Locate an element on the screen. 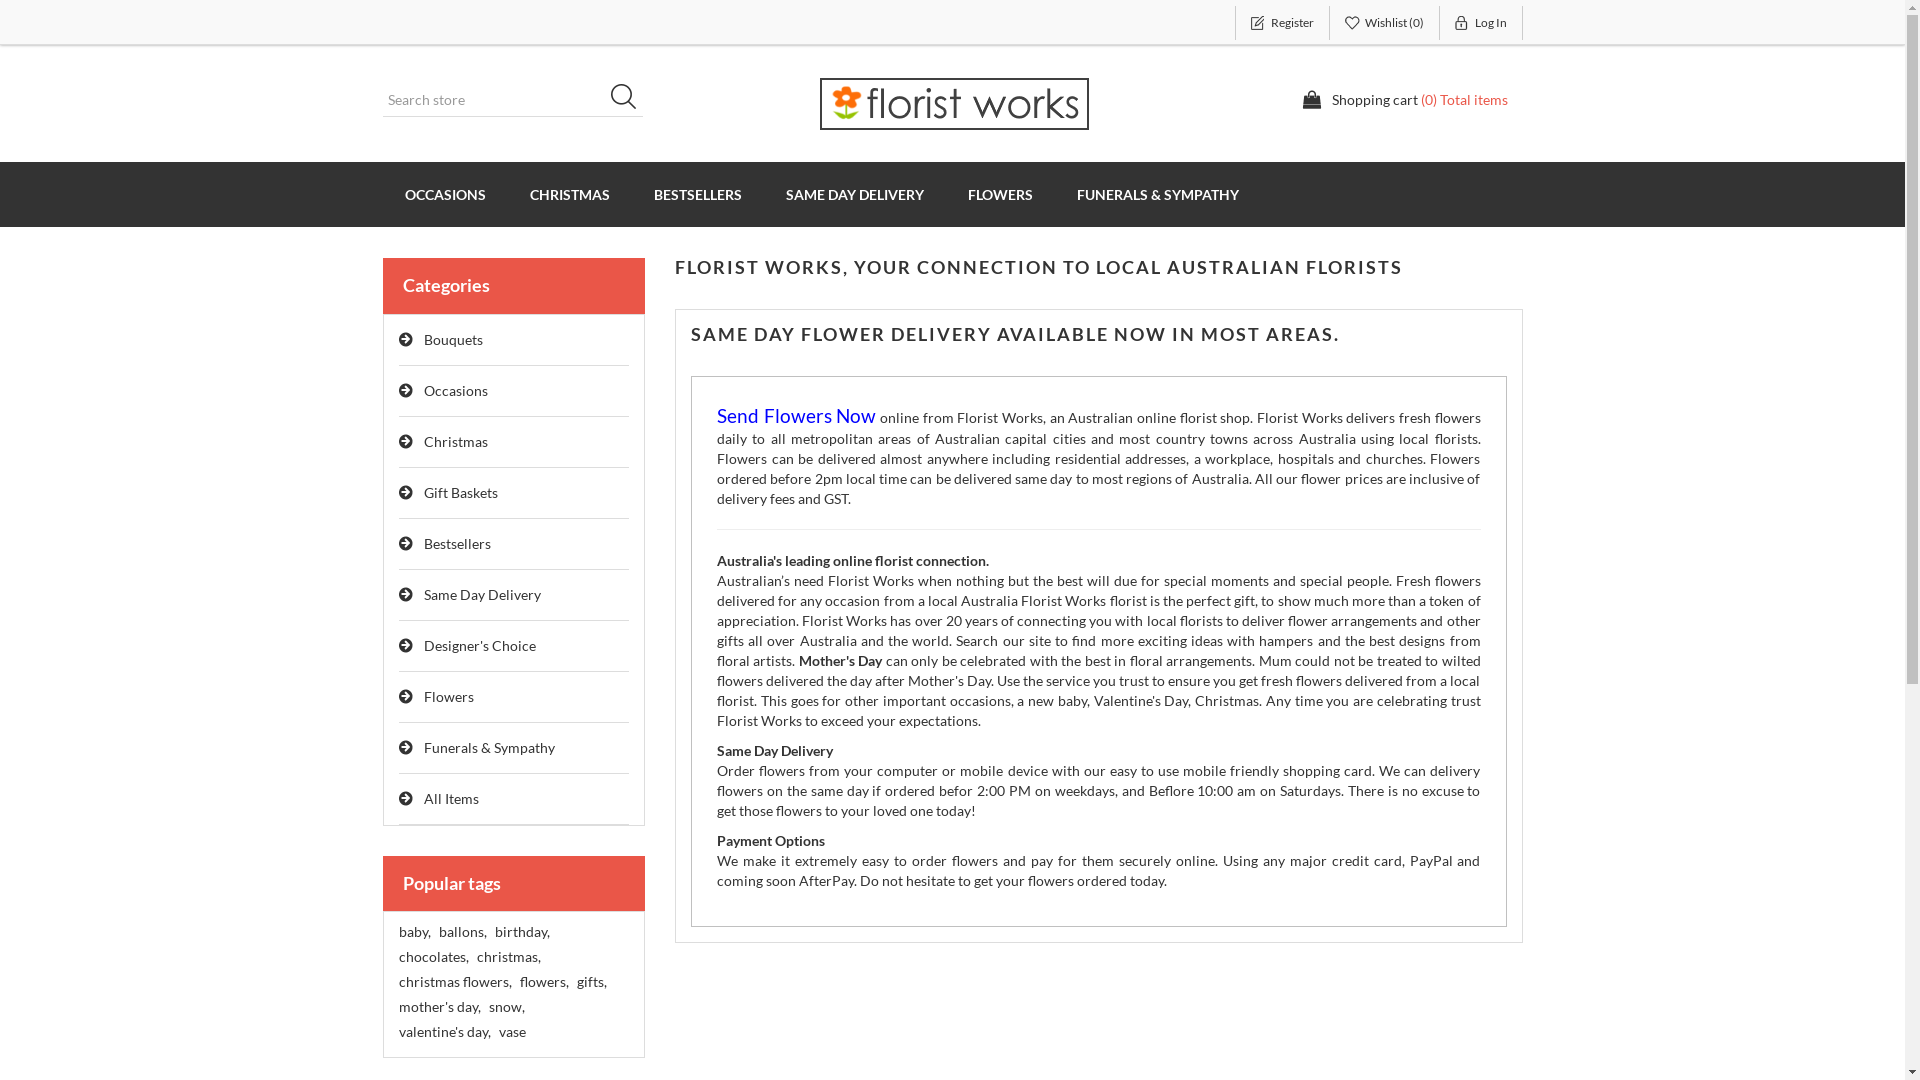 Image resolution: width=1920 pixels, height=1080 pixels. 'flowers,' is located at coordinates (544, 981).